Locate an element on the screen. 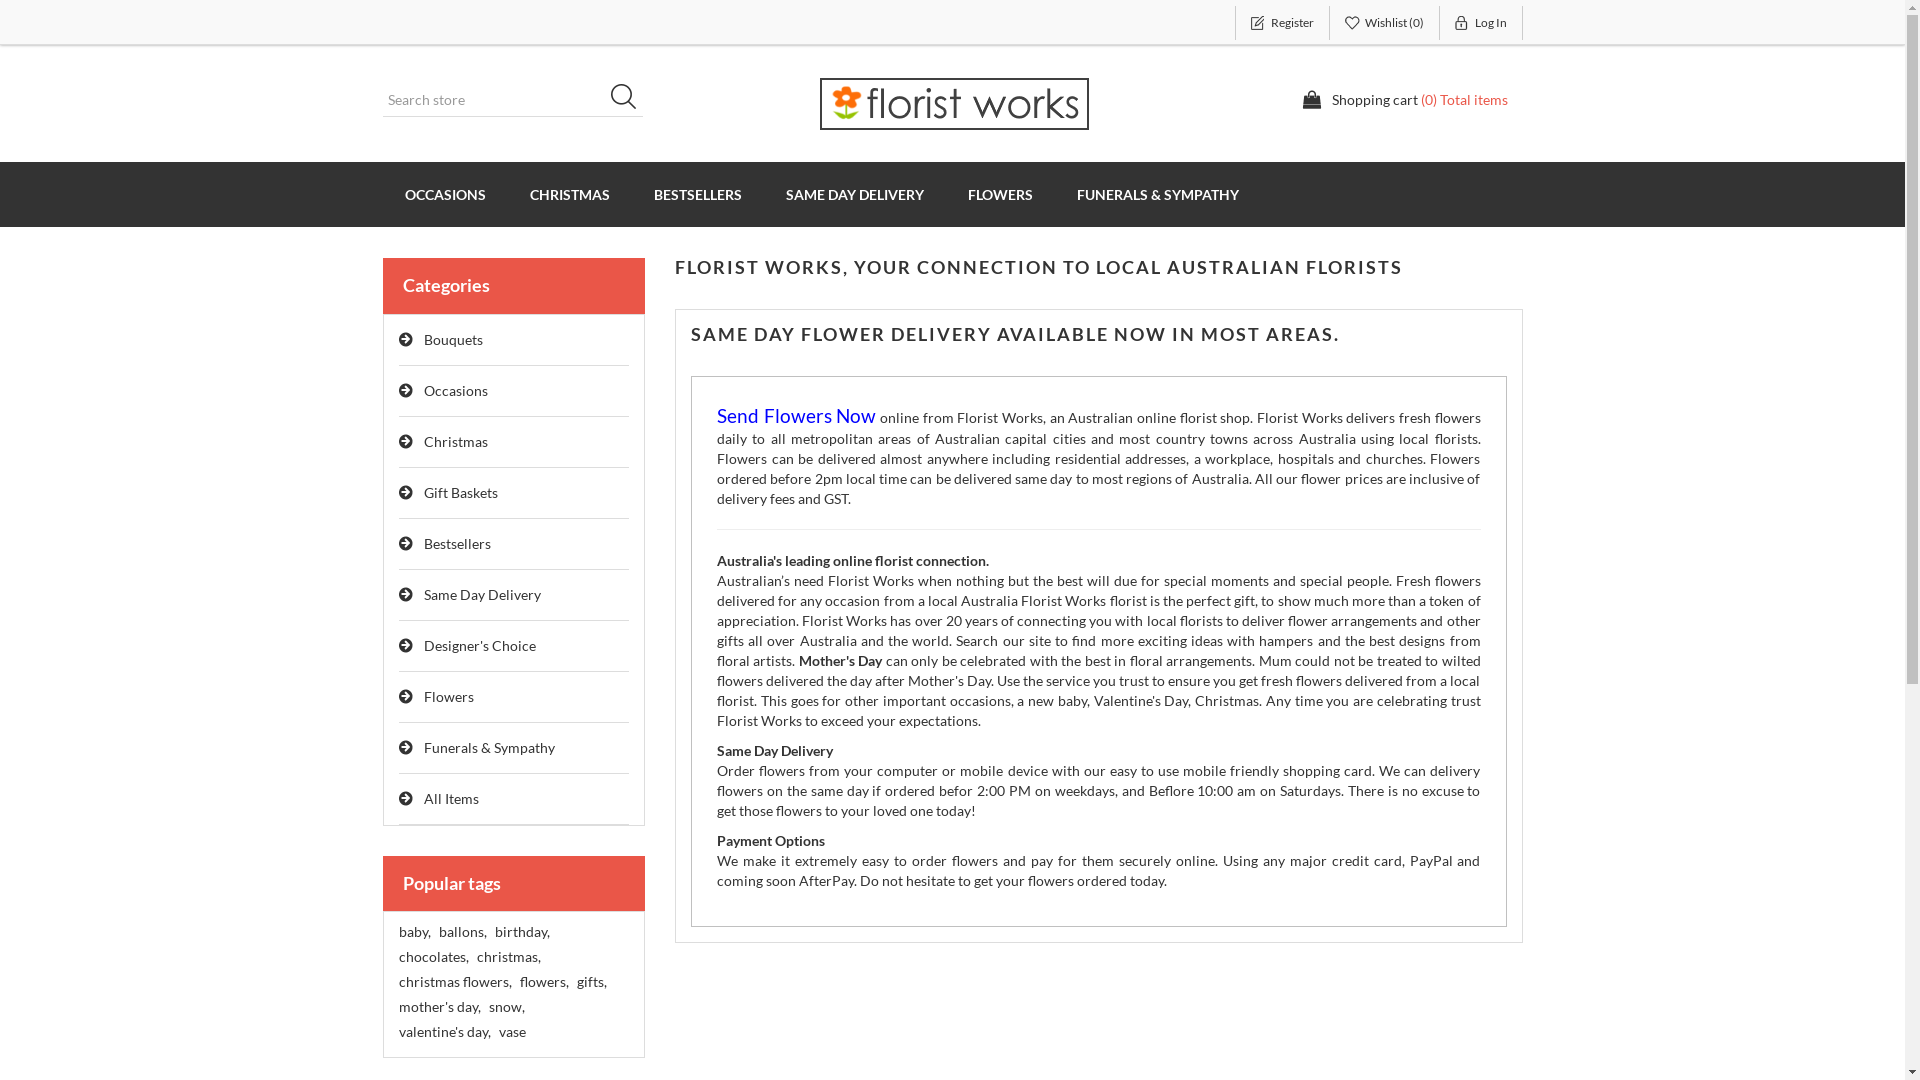 Image resolution: width=1920 pixels, height=1080 pixels. 'flowers,' is located at coordinates (544, 981).